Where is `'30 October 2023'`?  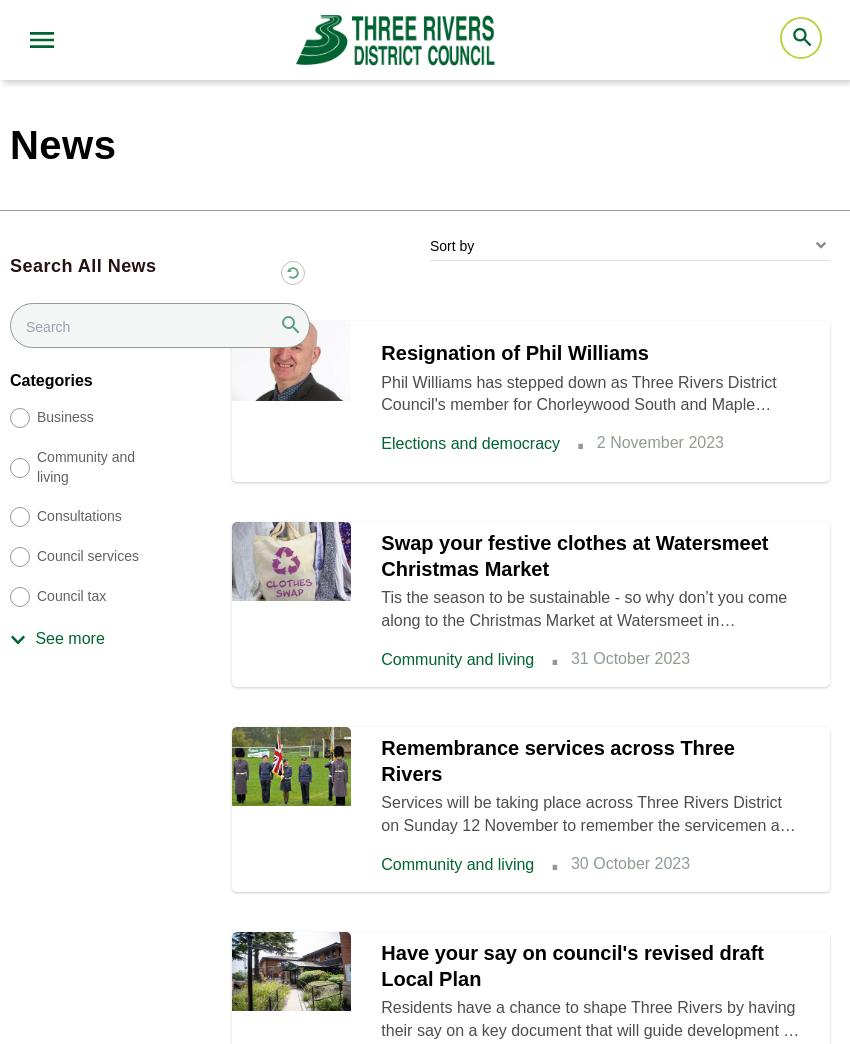 '30 October 2023' is located at coordinates (629, 863).